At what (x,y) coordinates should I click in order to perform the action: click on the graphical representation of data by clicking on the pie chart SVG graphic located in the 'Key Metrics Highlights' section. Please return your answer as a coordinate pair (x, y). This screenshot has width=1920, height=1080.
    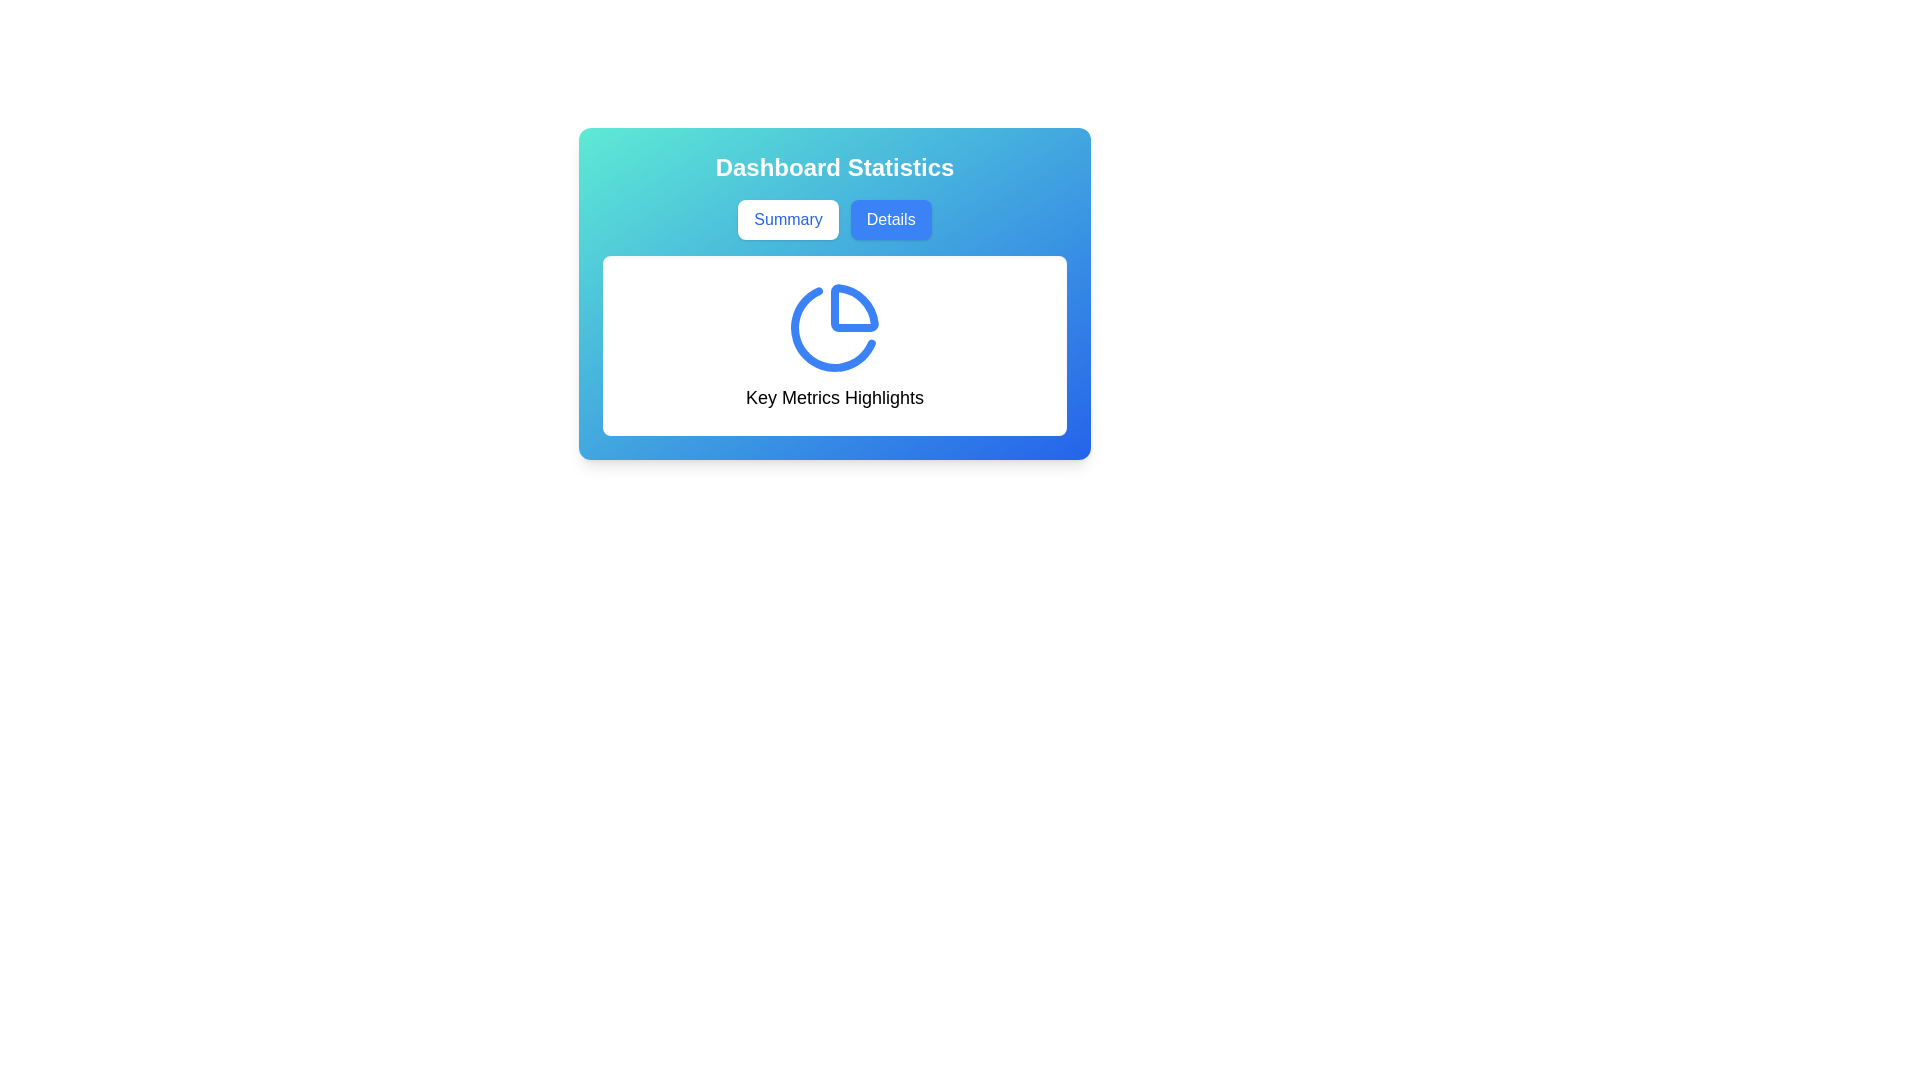
    Looking at the image, I should click on (835, 326).